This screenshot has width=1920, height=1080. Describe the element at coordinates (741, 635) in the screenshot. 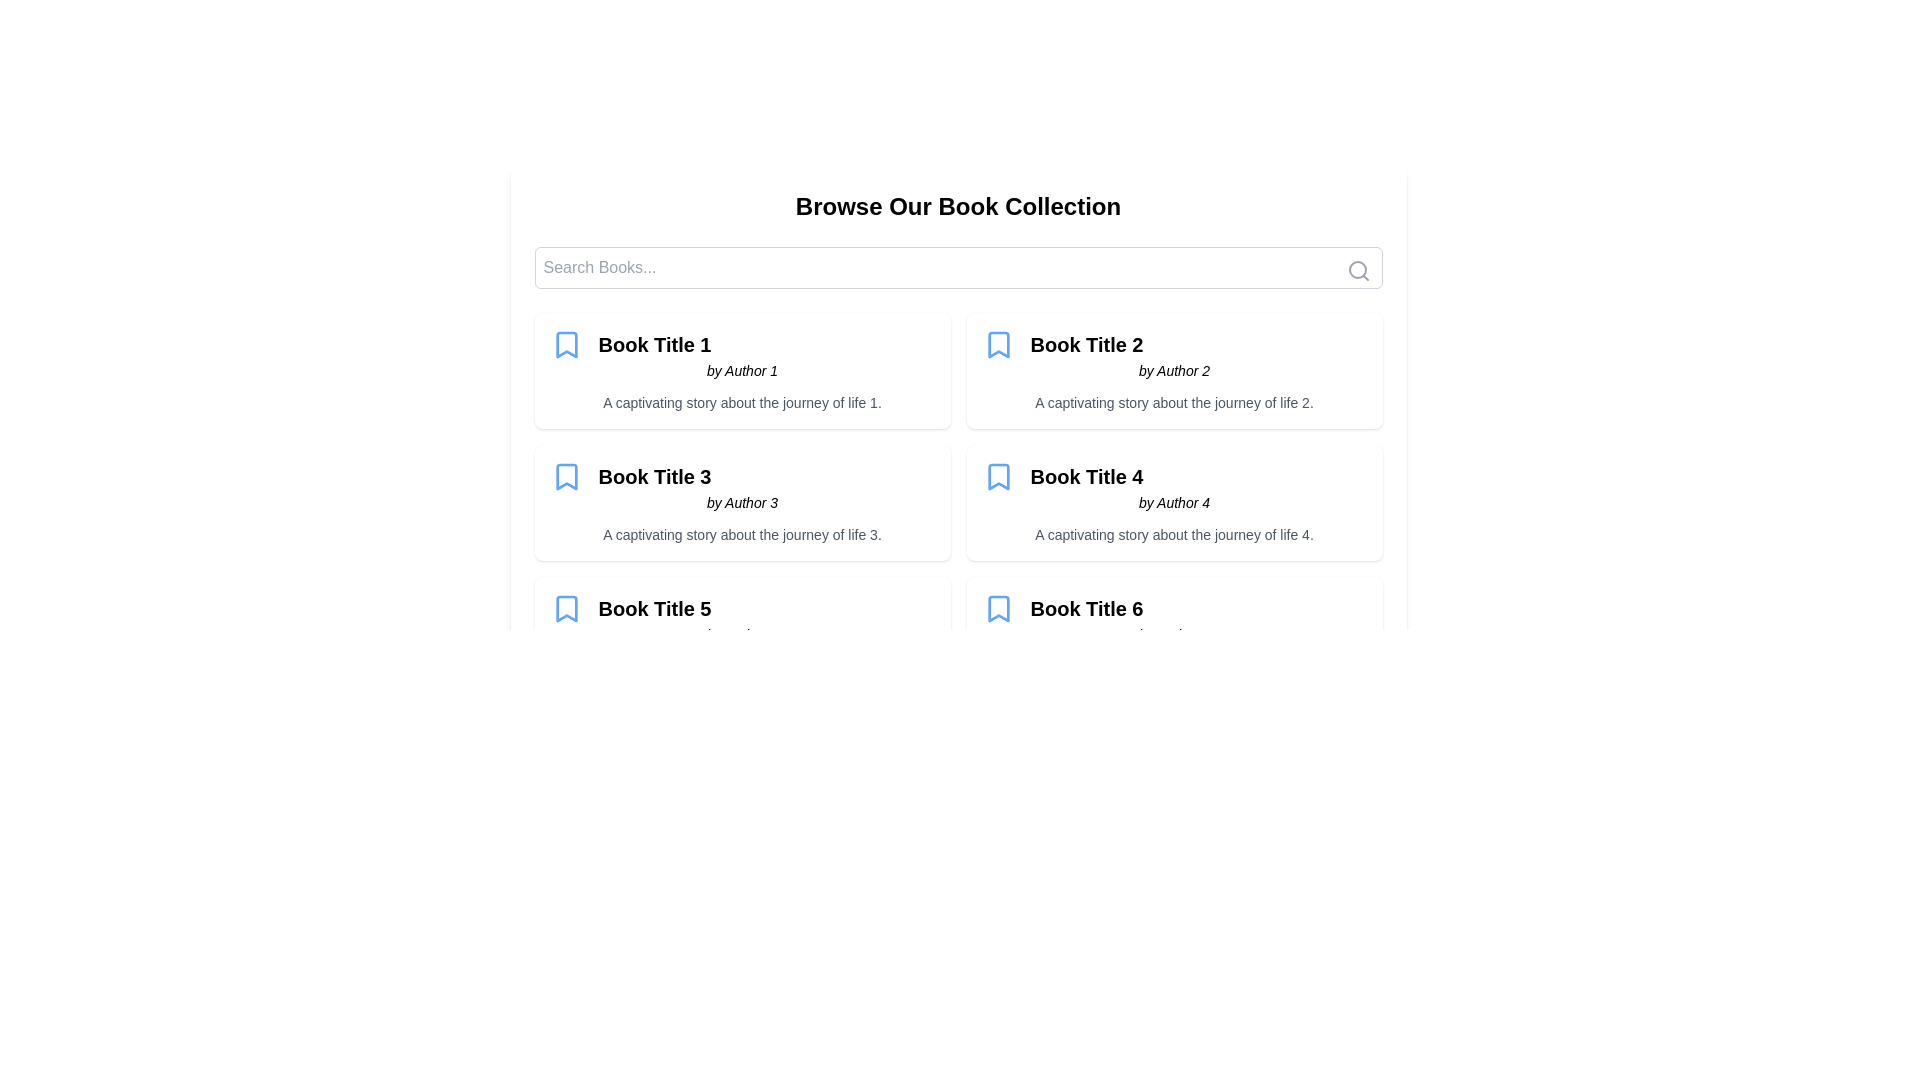

I see `the Informational Card displaying details about a book, located in the second row, first column of the grid layout, aligned to the left and below 'Book Title 3'` at that location.